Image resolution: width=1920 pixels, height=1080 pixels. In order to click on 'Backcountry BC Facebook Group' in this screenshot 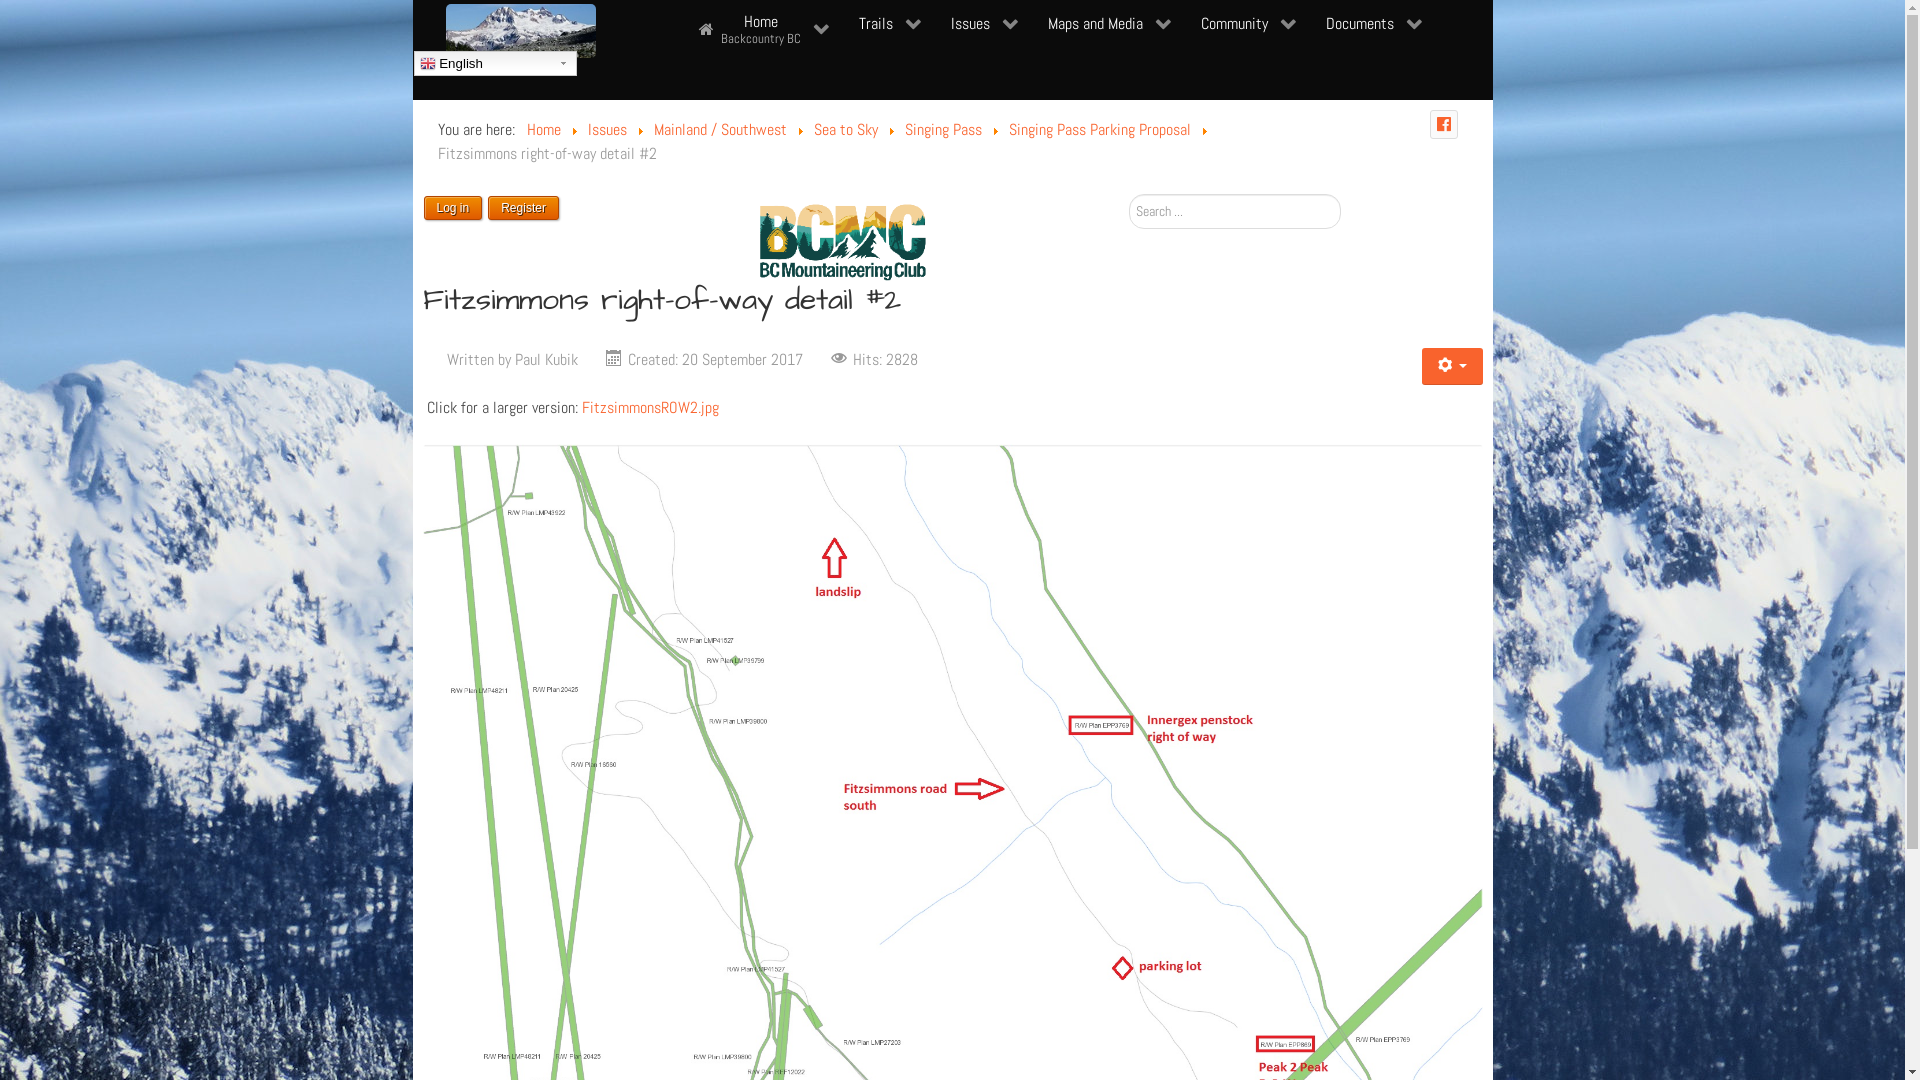, I will do `click(1429, 124)`.